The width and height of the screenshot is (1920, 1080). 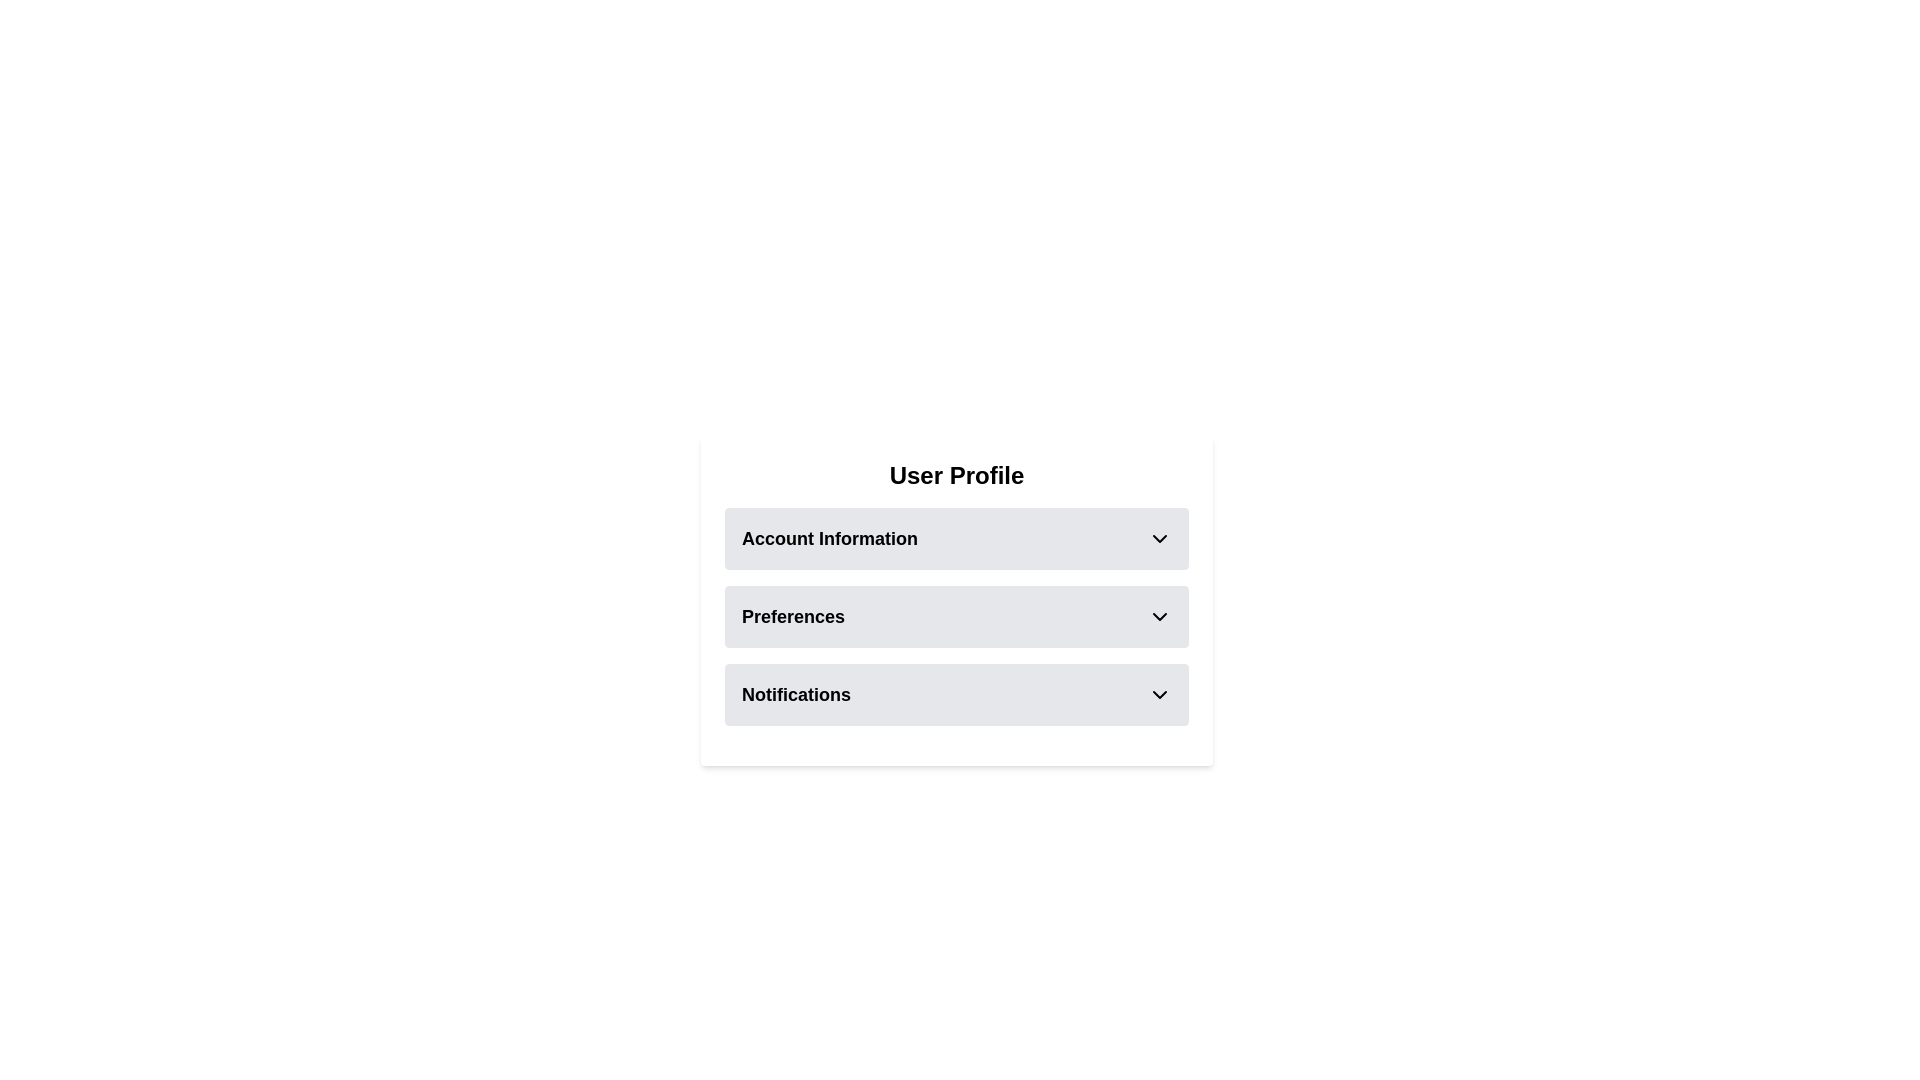 What do you see at coordinates (830, 538) in the screenshot?
I see `the 'Account Information' text label located at the top of the list under 'User Profile'` at bounding box center [830, 538].